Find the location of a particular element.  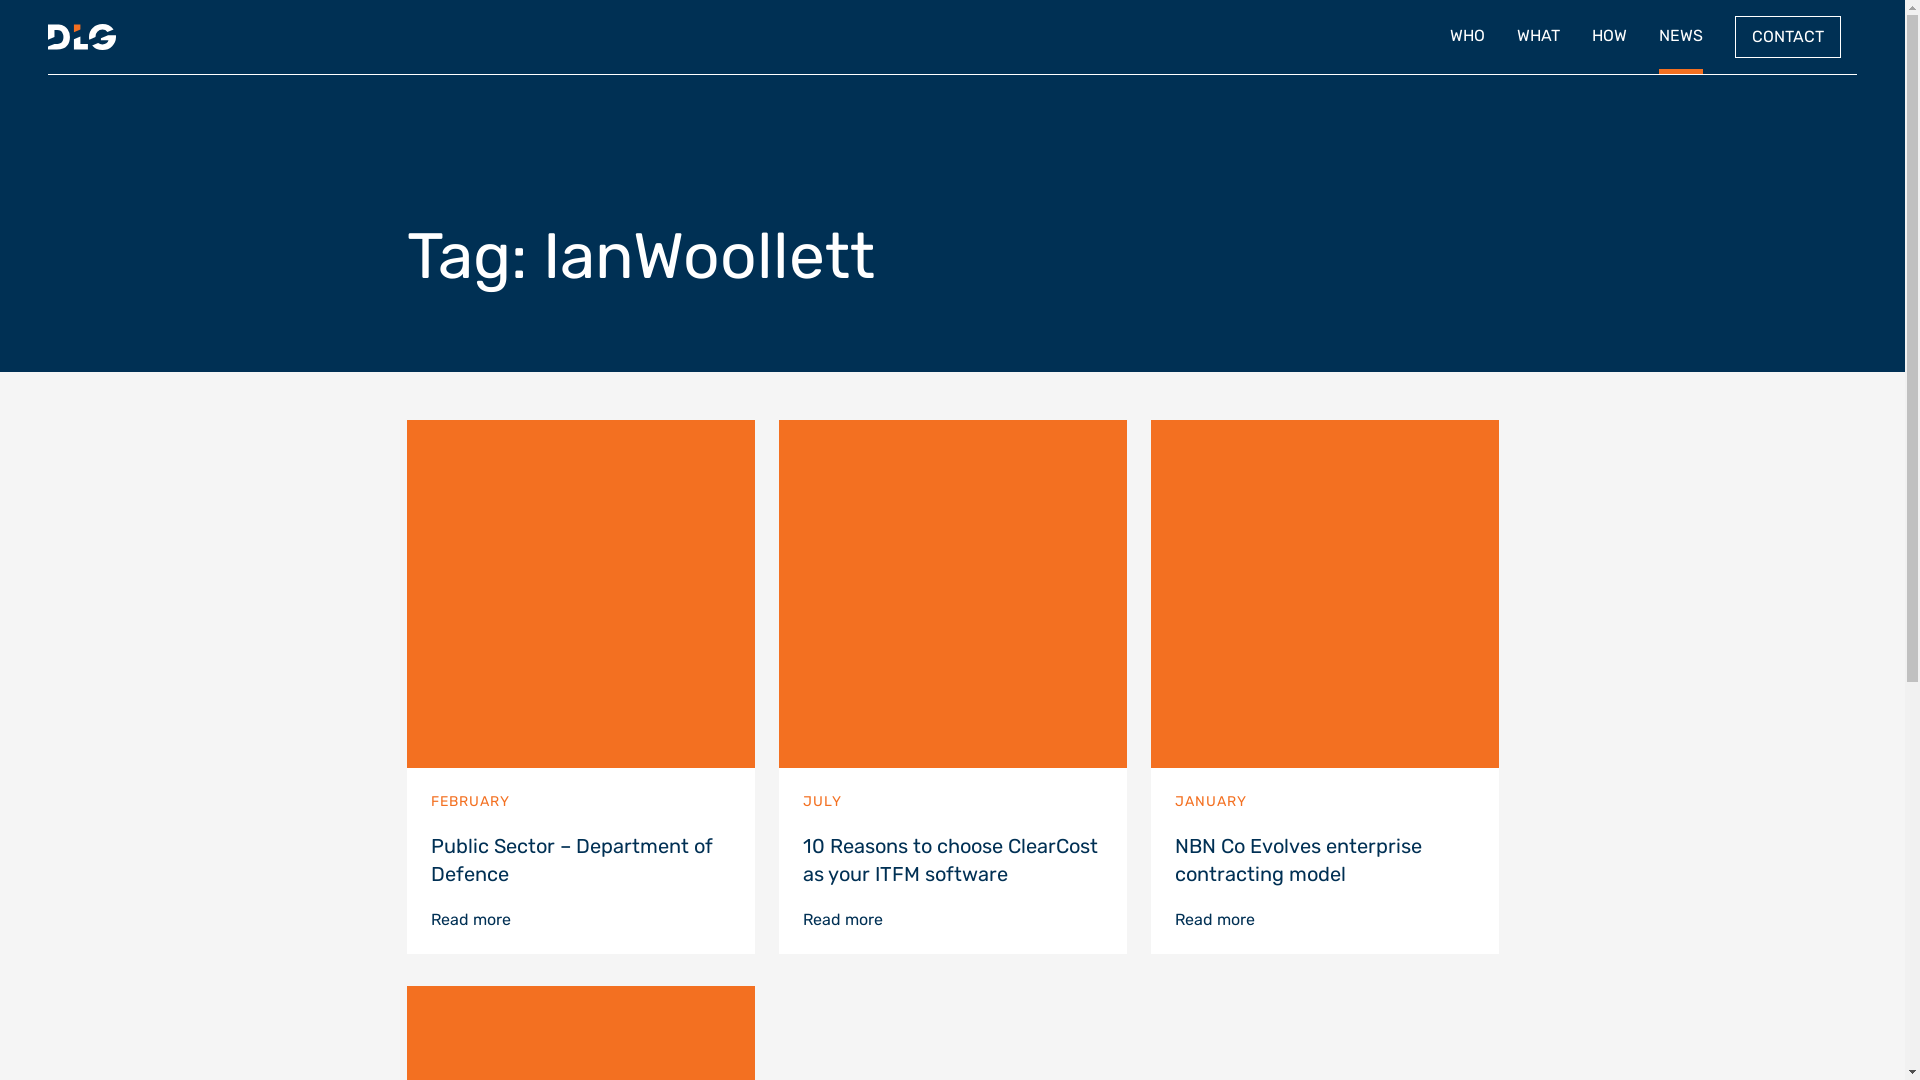

'JULY is located at coordinates (950, 663).